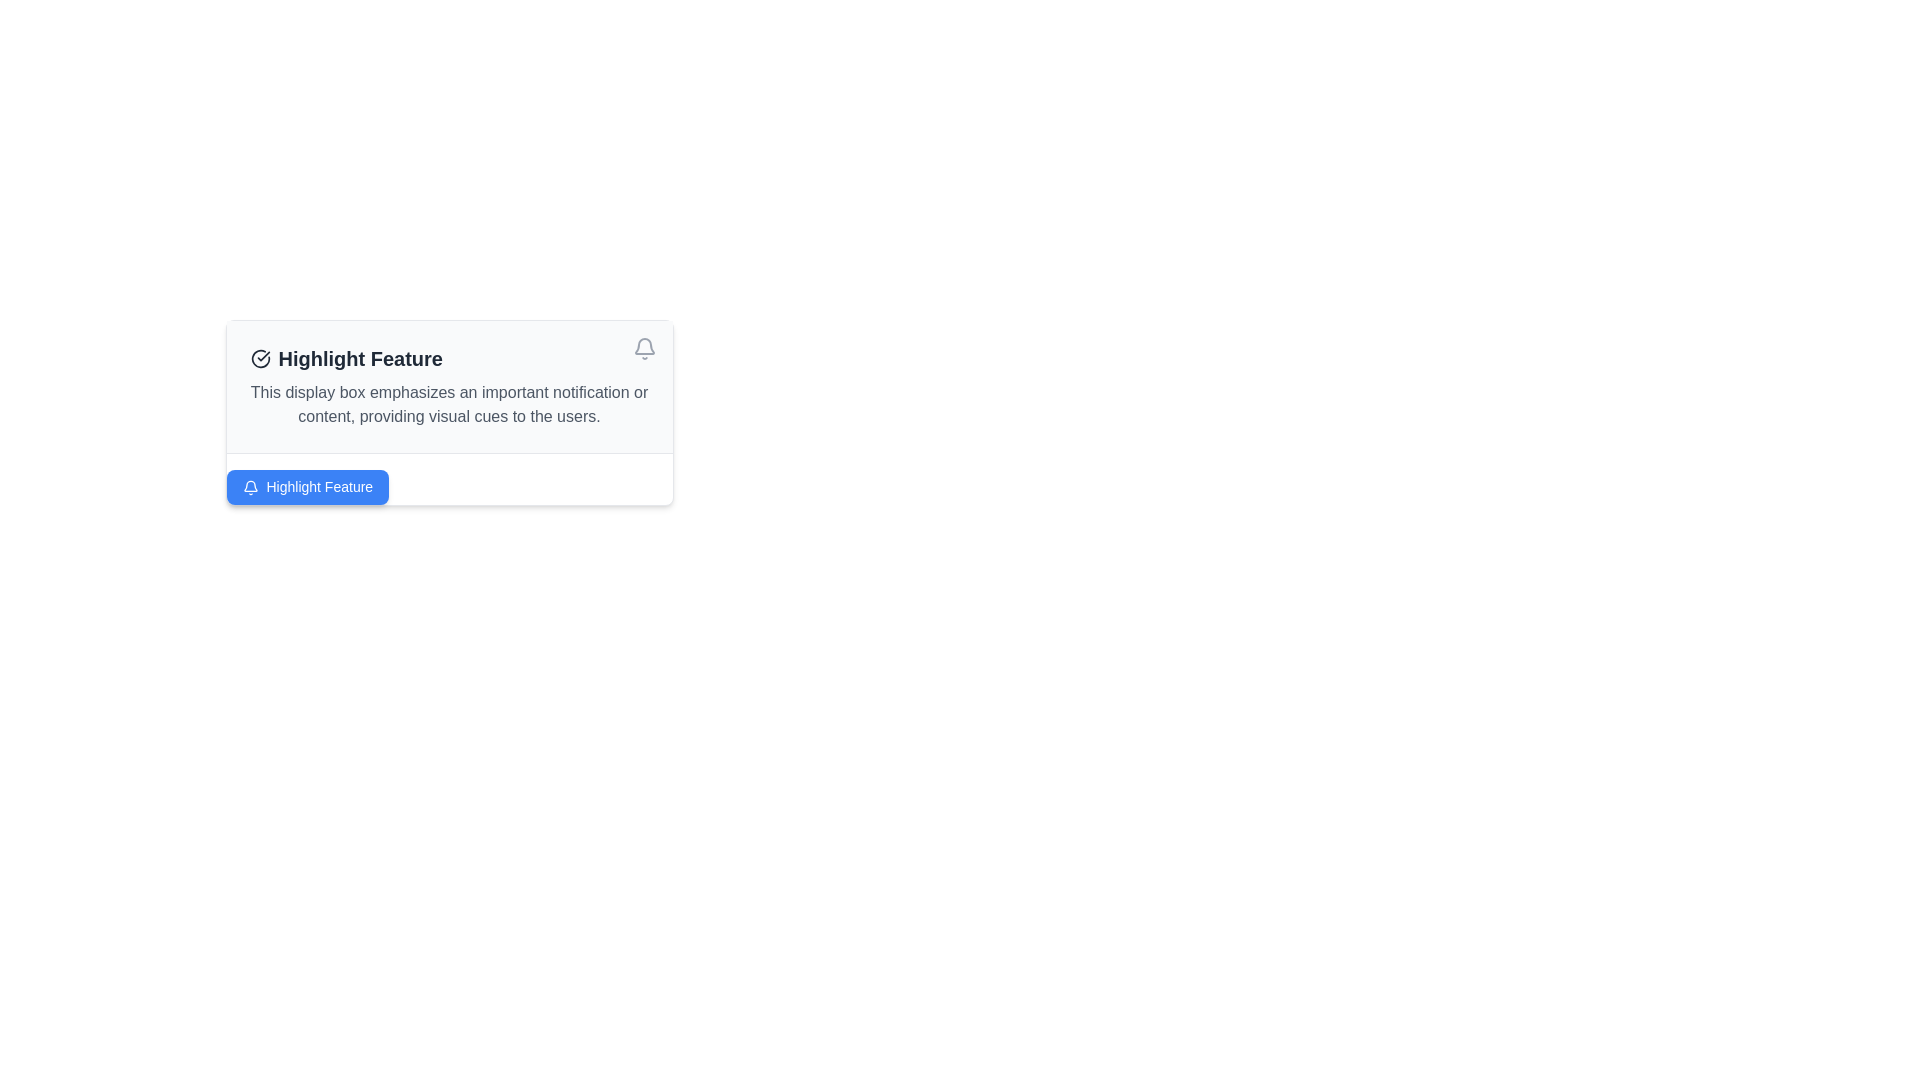 The width and height of the screenshot is (1920, 1080). What do you see at coordinates (249, 487) in the screenshot?
I see `the Bell Icon, which is located to the left of the 'Highlight Feature' button within a rounded rectangular blue button at the bottom-right corner of the notification box` at bounding box center [249, 487].